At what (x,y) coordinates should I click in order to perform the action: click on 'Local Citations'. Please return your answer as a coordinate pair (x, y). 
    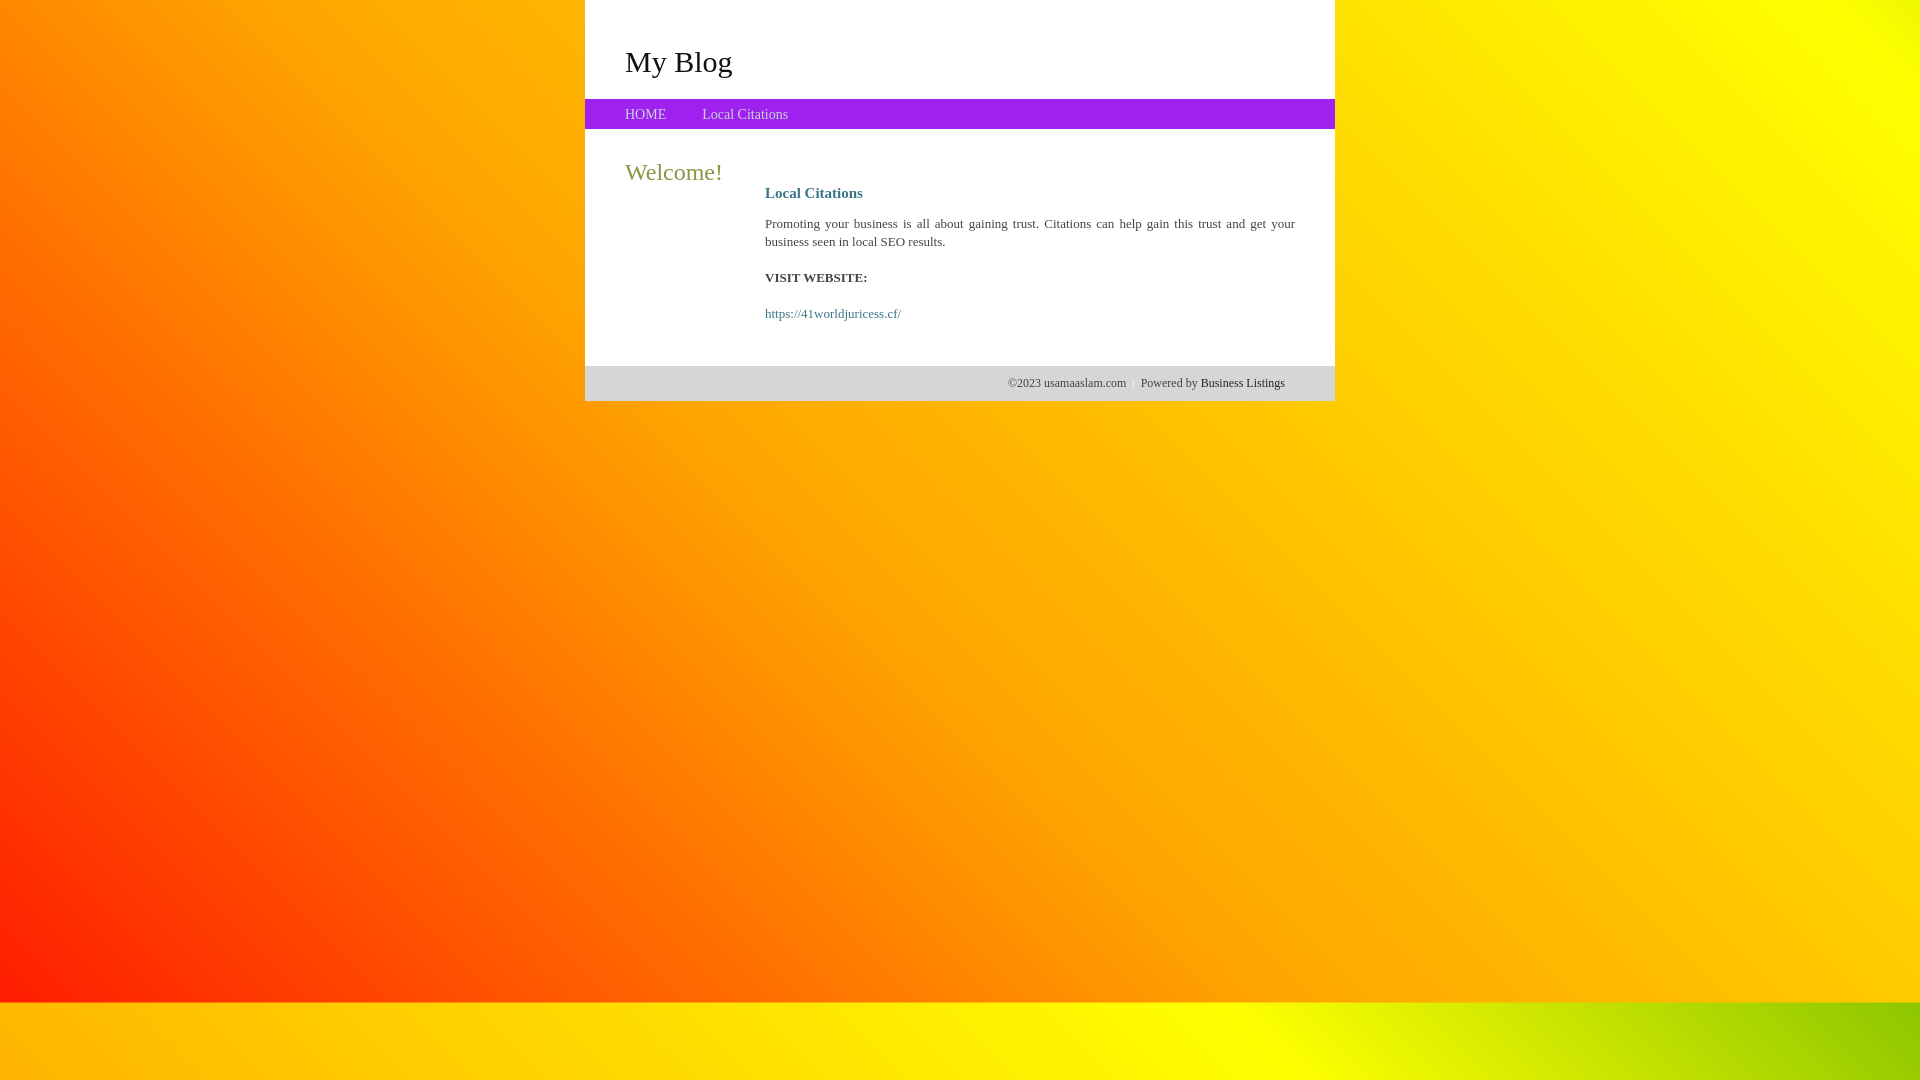
    Looking at the image, I should click on (743, 114).